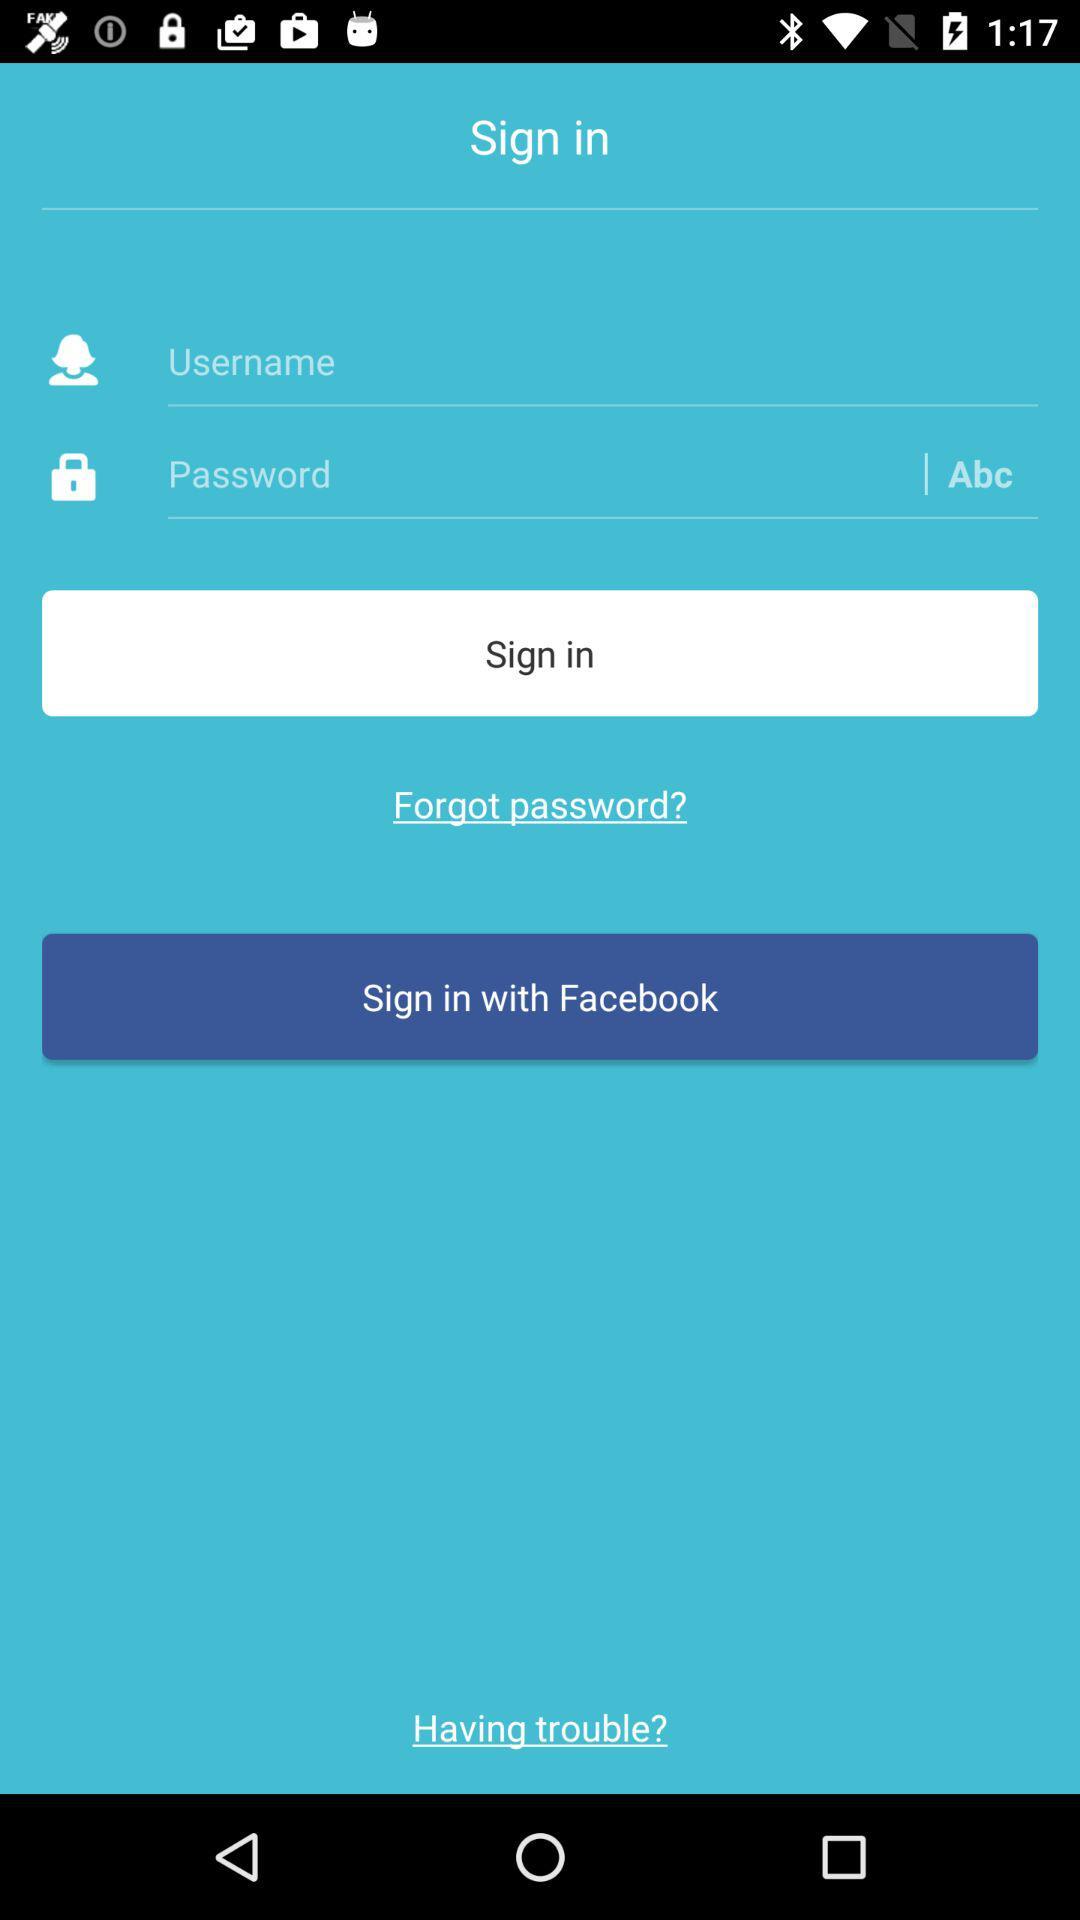  What do you see at coordinates (601, 360) in the screenshot?
I see `the item below sign in icon` at bounding box center [601, 360].